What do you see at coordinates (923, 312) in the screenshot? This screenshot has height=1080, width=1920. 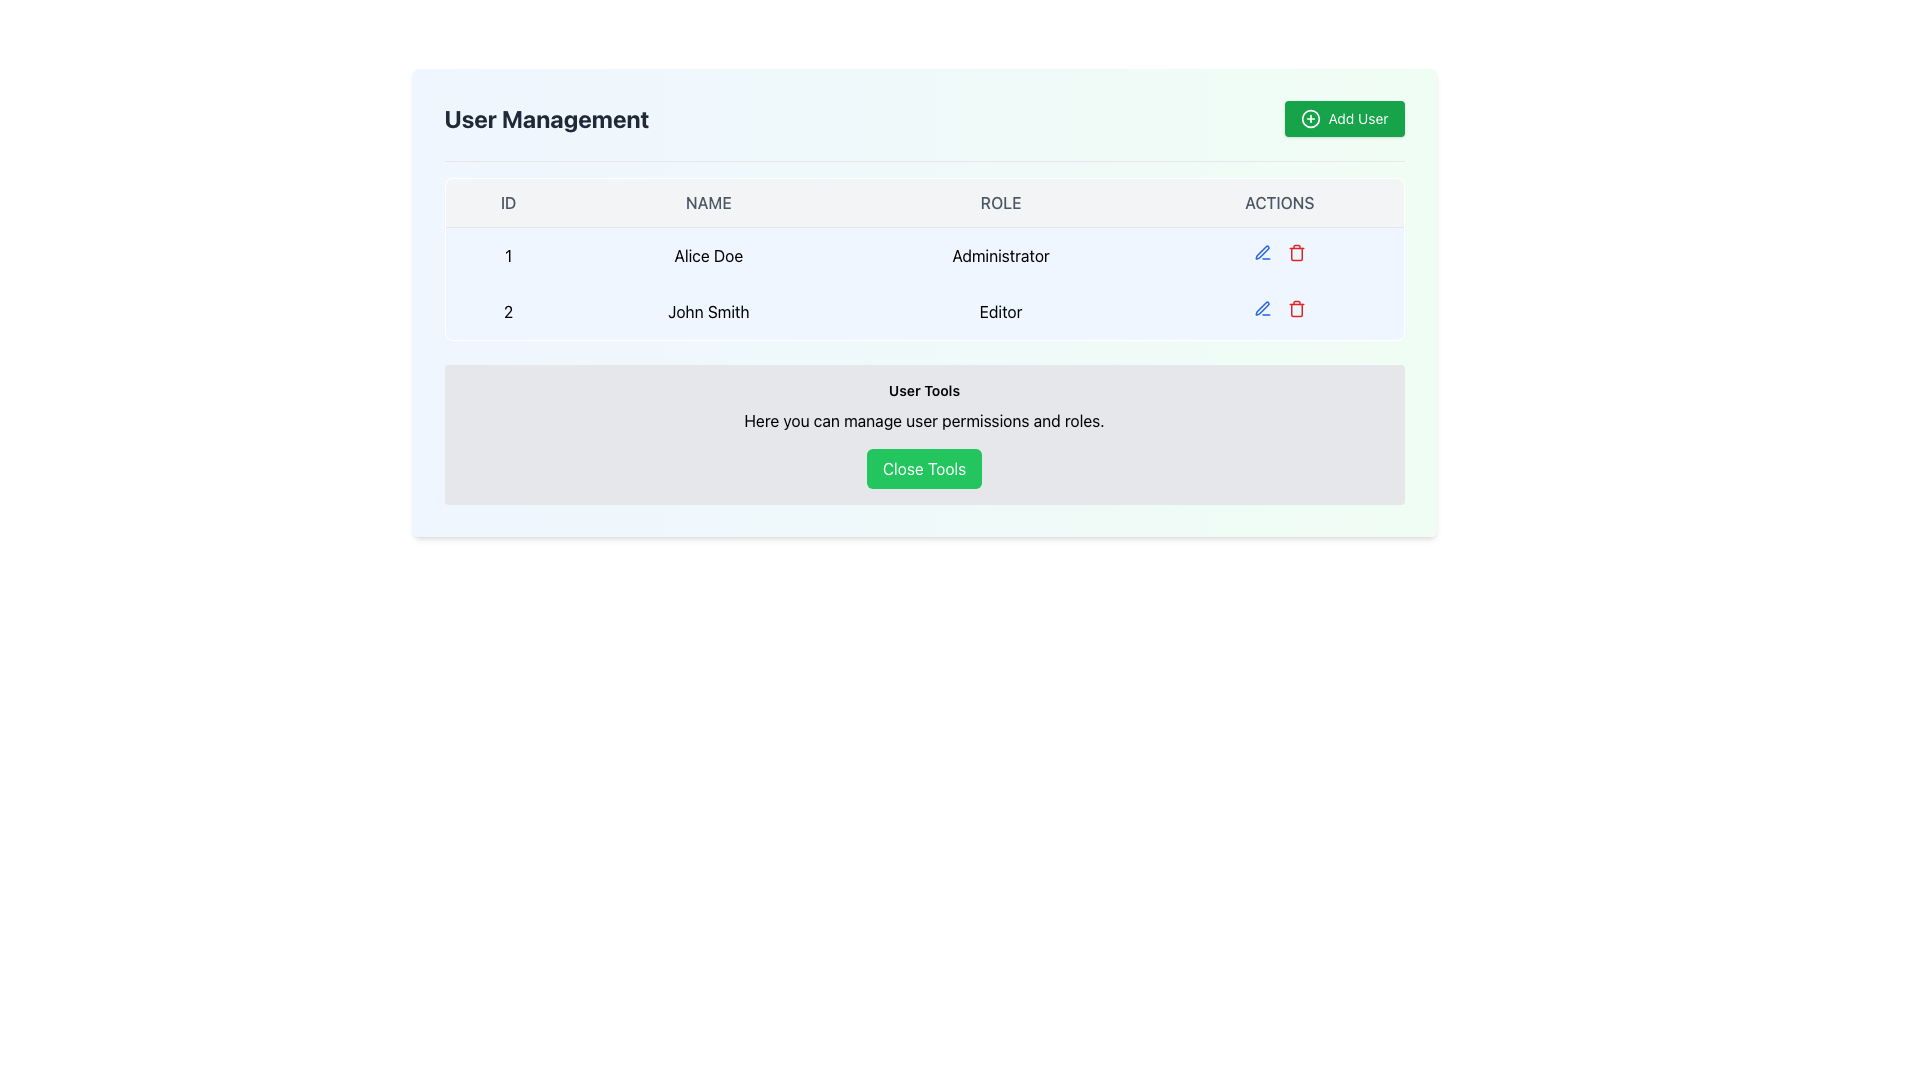 I see `the second row in the user details table, located directly below the row containing 'Alice Doe' and 'Administrator'` at bounding box center [923, 312].